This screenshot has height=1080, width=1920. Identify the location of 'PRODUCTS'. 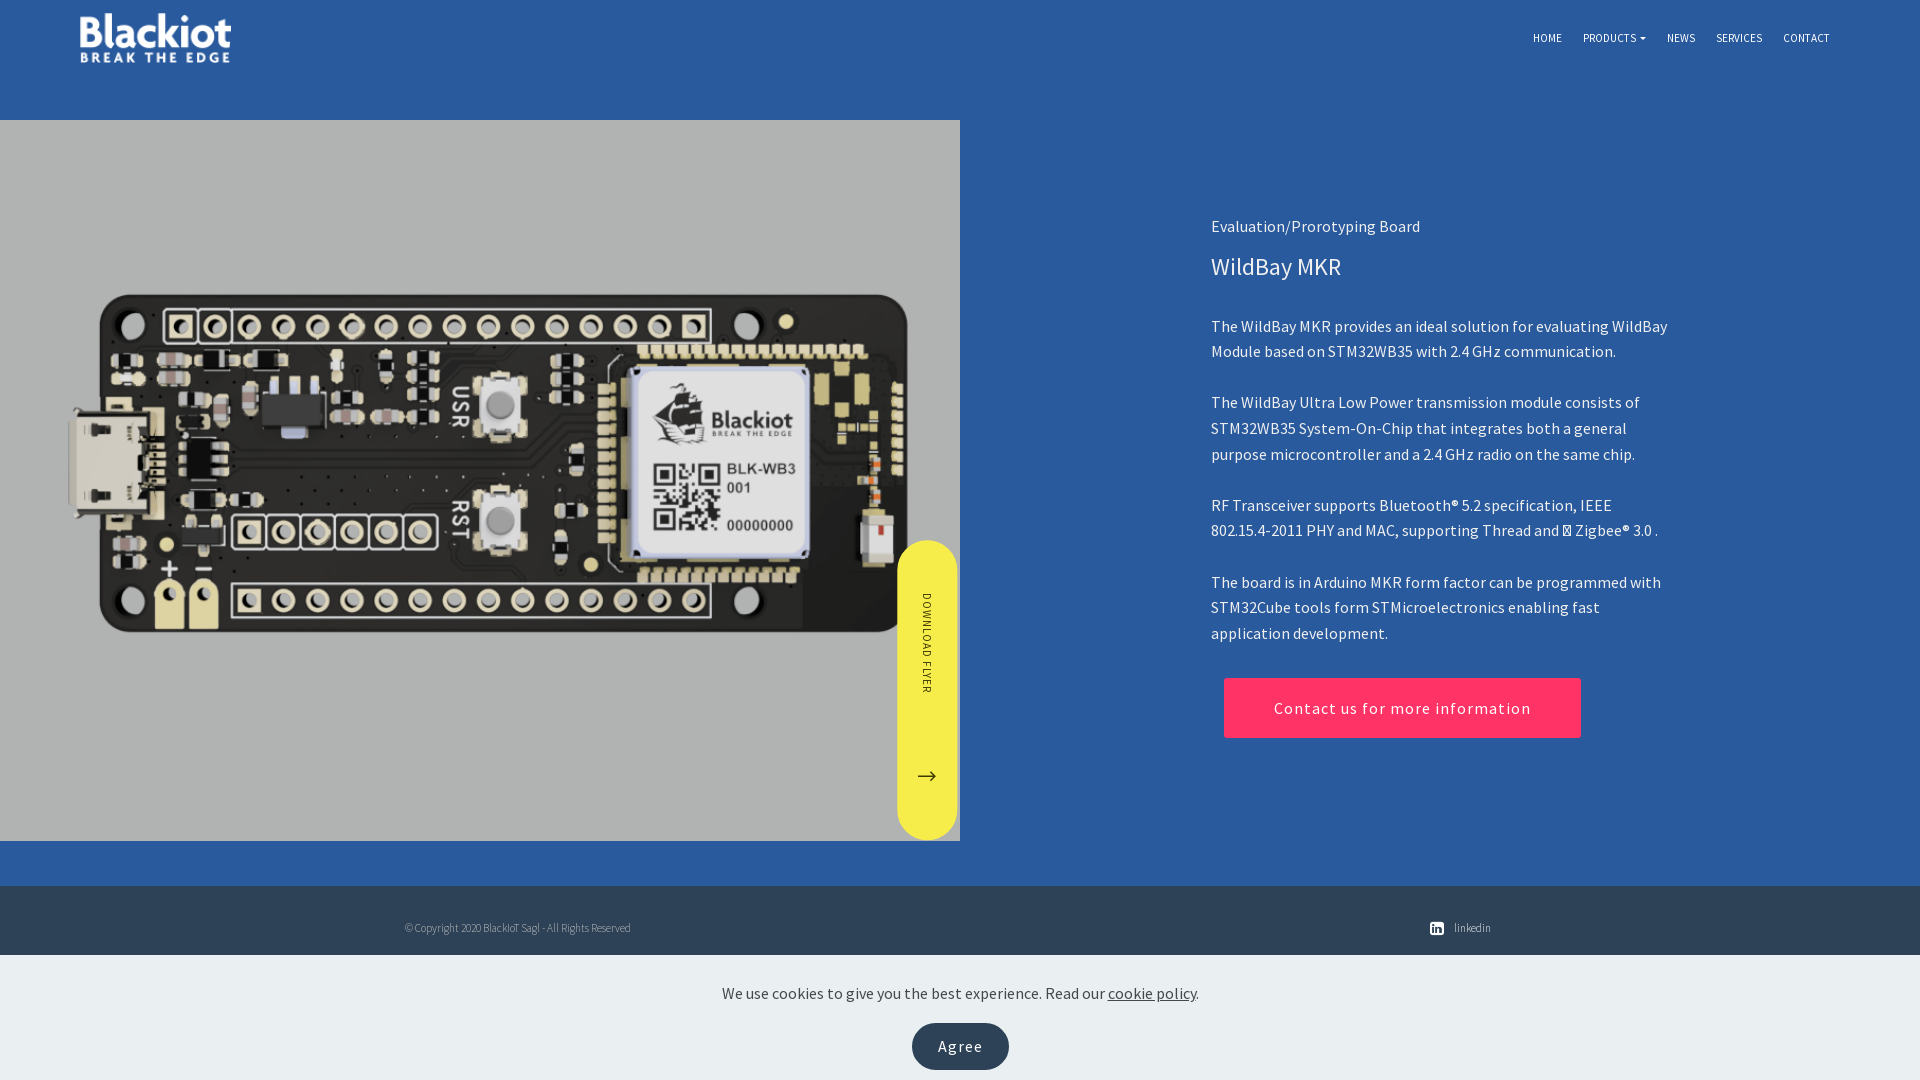
(1614, 38).